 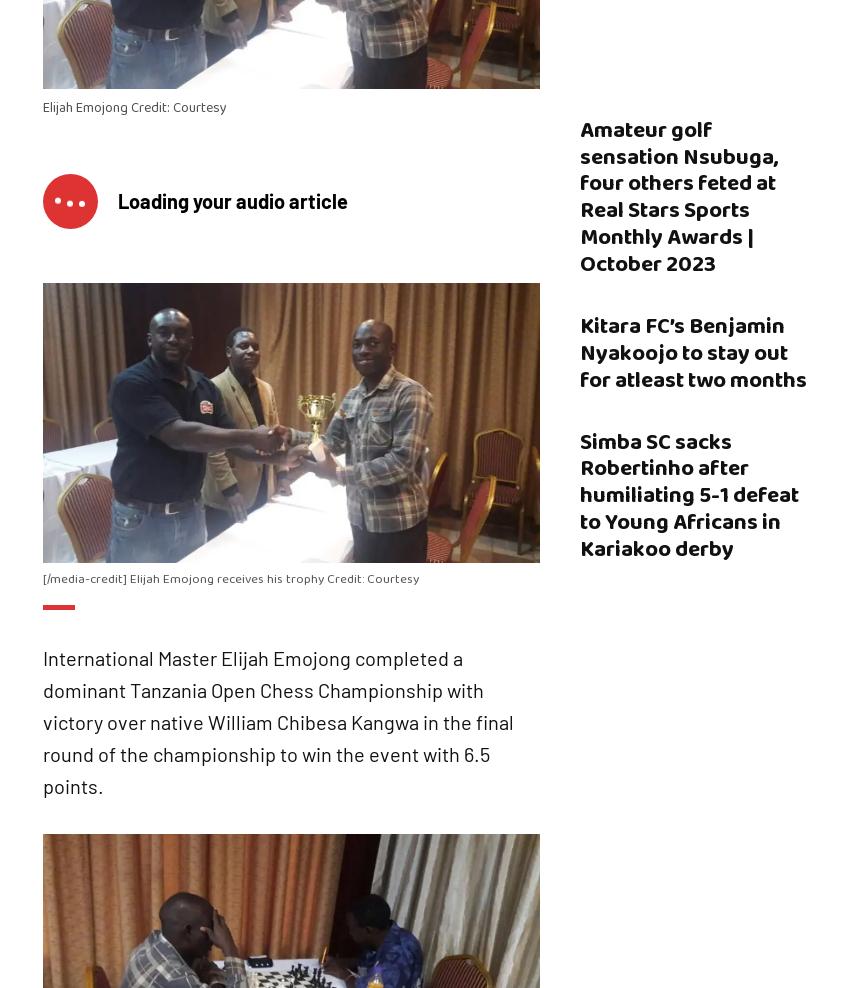 I want to click on 'Elijah Emojong', so click(x=85, y=107).